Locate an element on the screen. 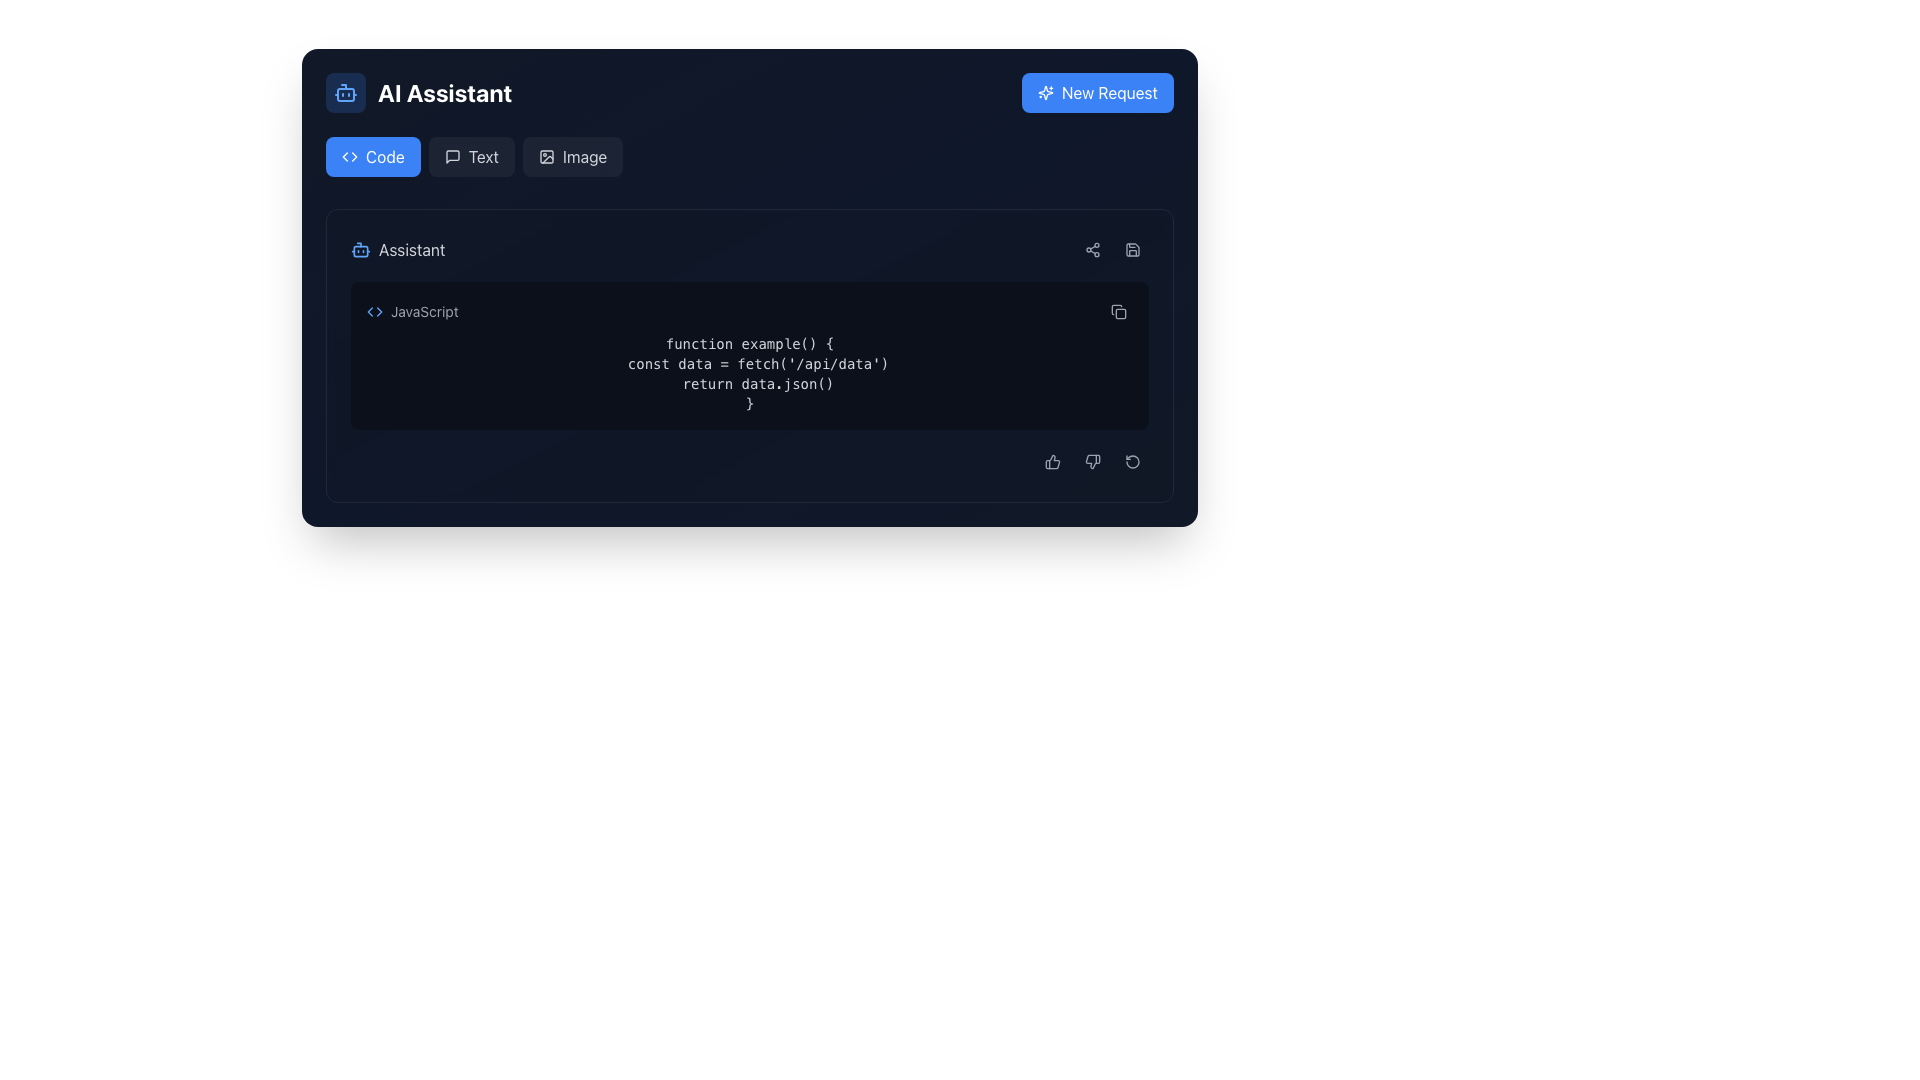 Image resolution: width=1920 pixels, height=1080 pixels. the Text Label displaying 'JavaScript' which is styled with a small-sized gray font and located to the right of the code icon is located at coordinates (423, 312).